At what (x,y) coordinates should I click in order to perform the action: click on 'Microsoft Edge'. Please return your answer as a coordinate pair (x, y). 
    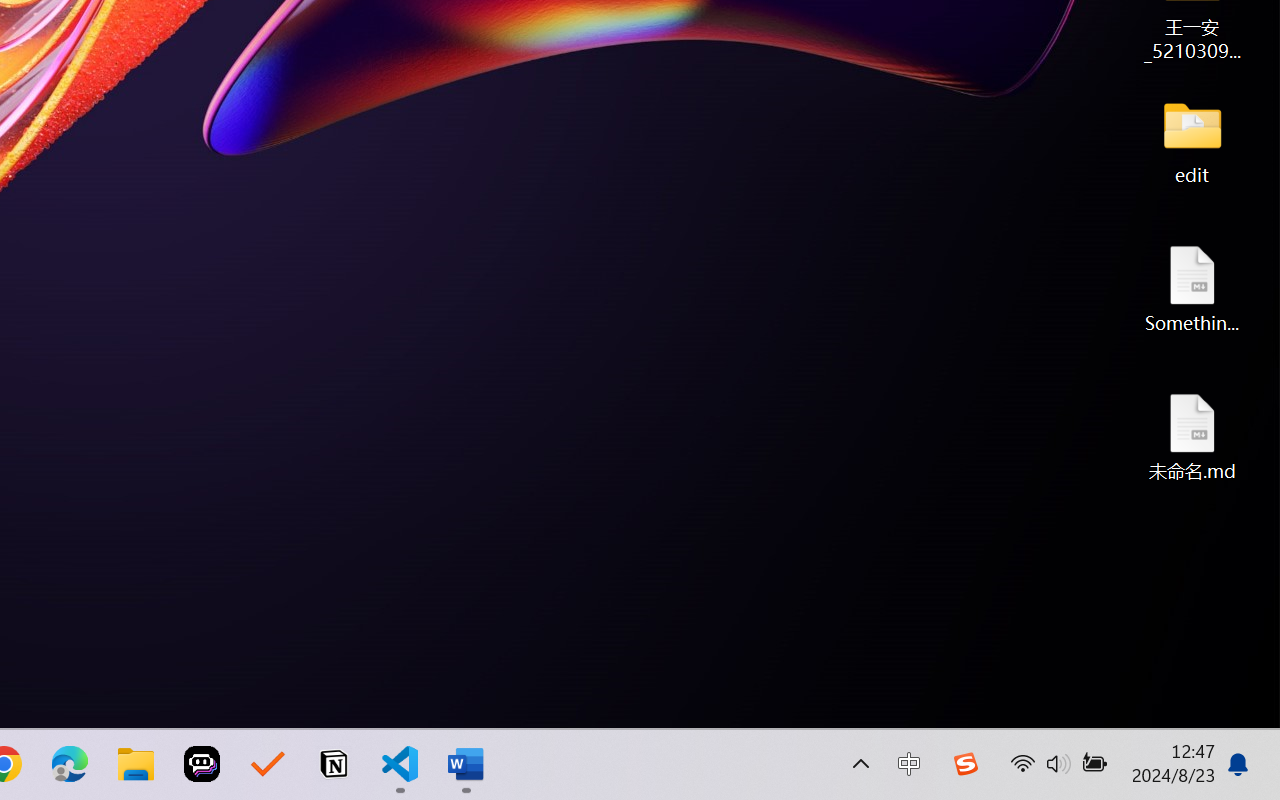
    Looking at the image, I should click on (69, 764).